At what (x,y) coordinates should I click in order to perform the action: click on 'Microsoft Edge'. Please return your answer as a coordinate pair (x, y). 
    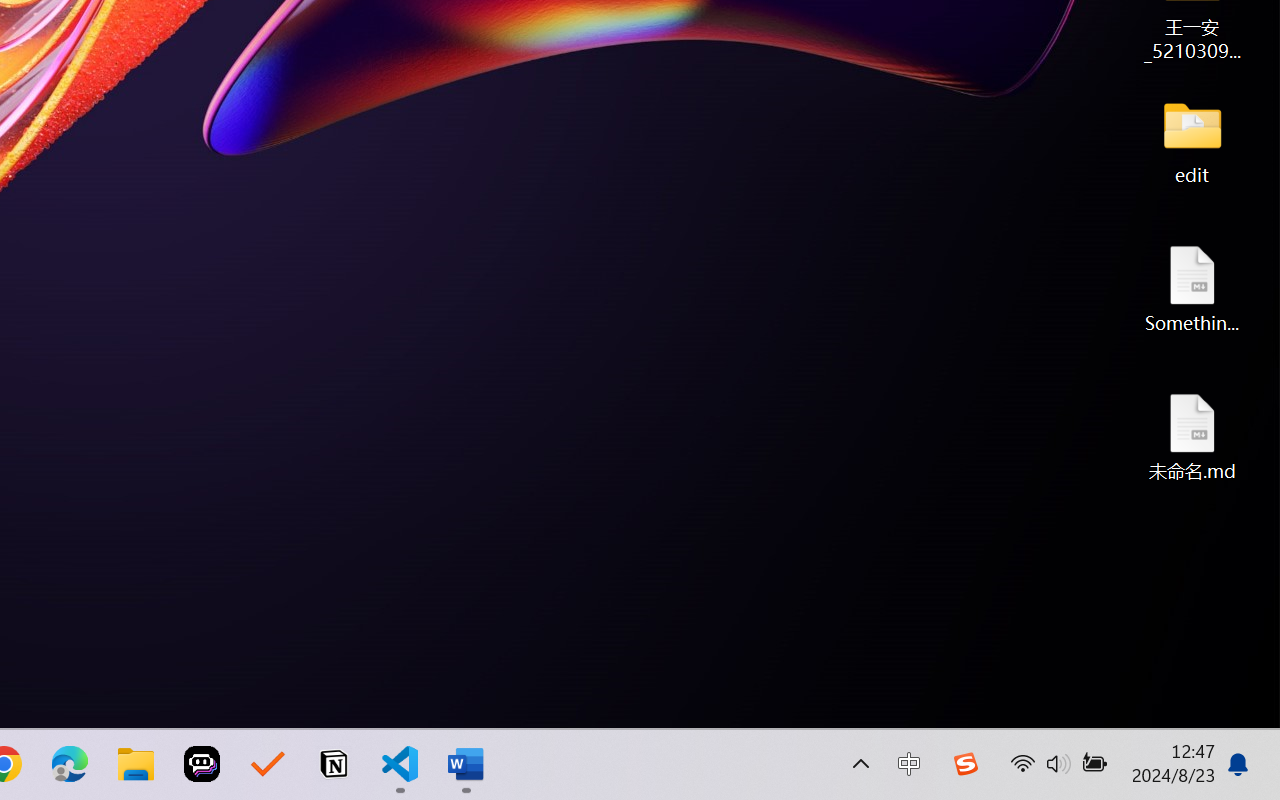
    Looking at the image, I should click on (69, 764).